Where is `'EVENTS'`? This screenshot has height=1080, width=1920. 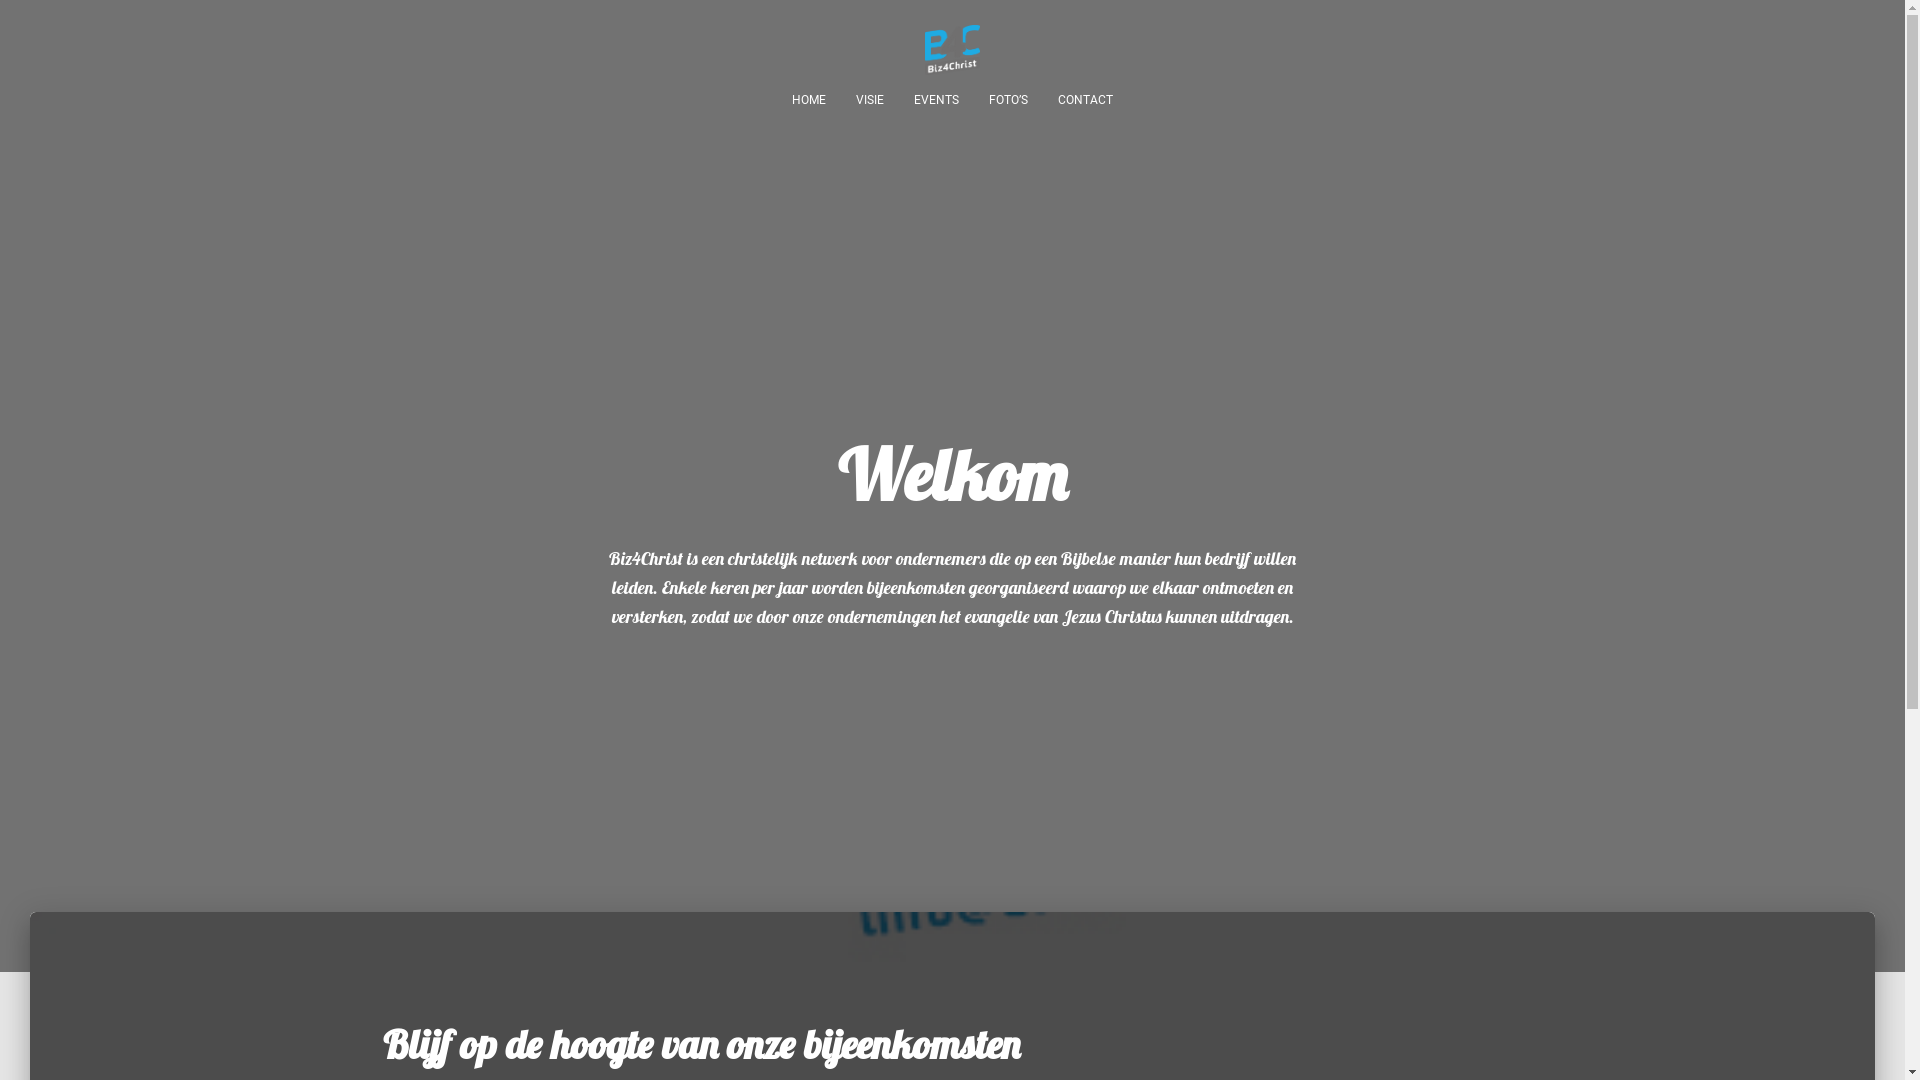 'EVENTS' is located at coordinates (935, 100).